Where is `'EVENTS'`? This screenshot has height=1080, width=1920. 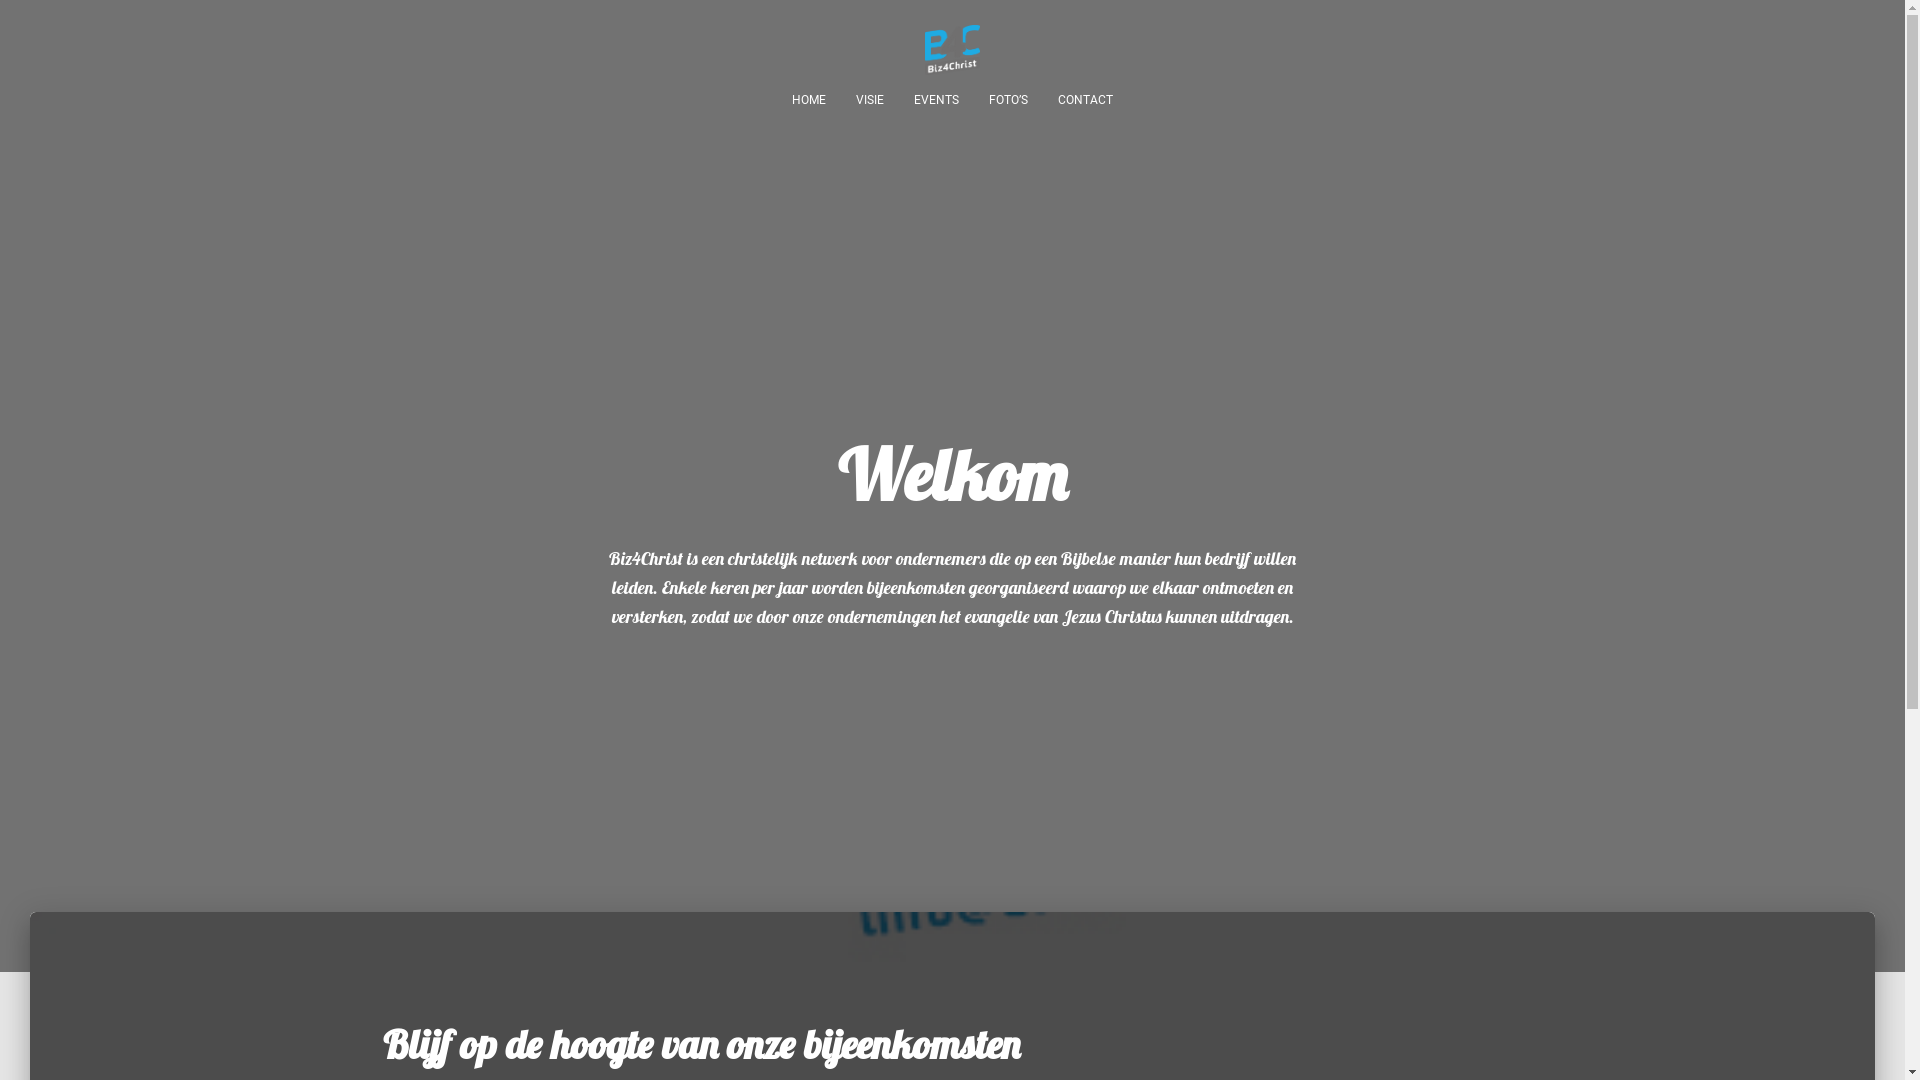 'EVENTS' is located at coordinates (935, 100).